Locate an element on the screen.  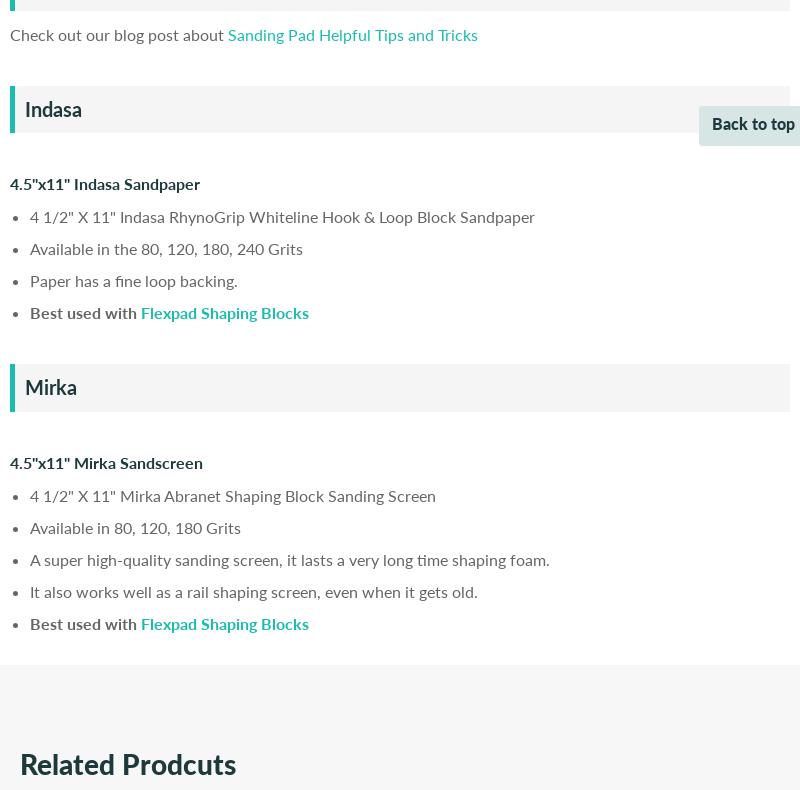
'Mirka' is located at coordinates (24, 387).